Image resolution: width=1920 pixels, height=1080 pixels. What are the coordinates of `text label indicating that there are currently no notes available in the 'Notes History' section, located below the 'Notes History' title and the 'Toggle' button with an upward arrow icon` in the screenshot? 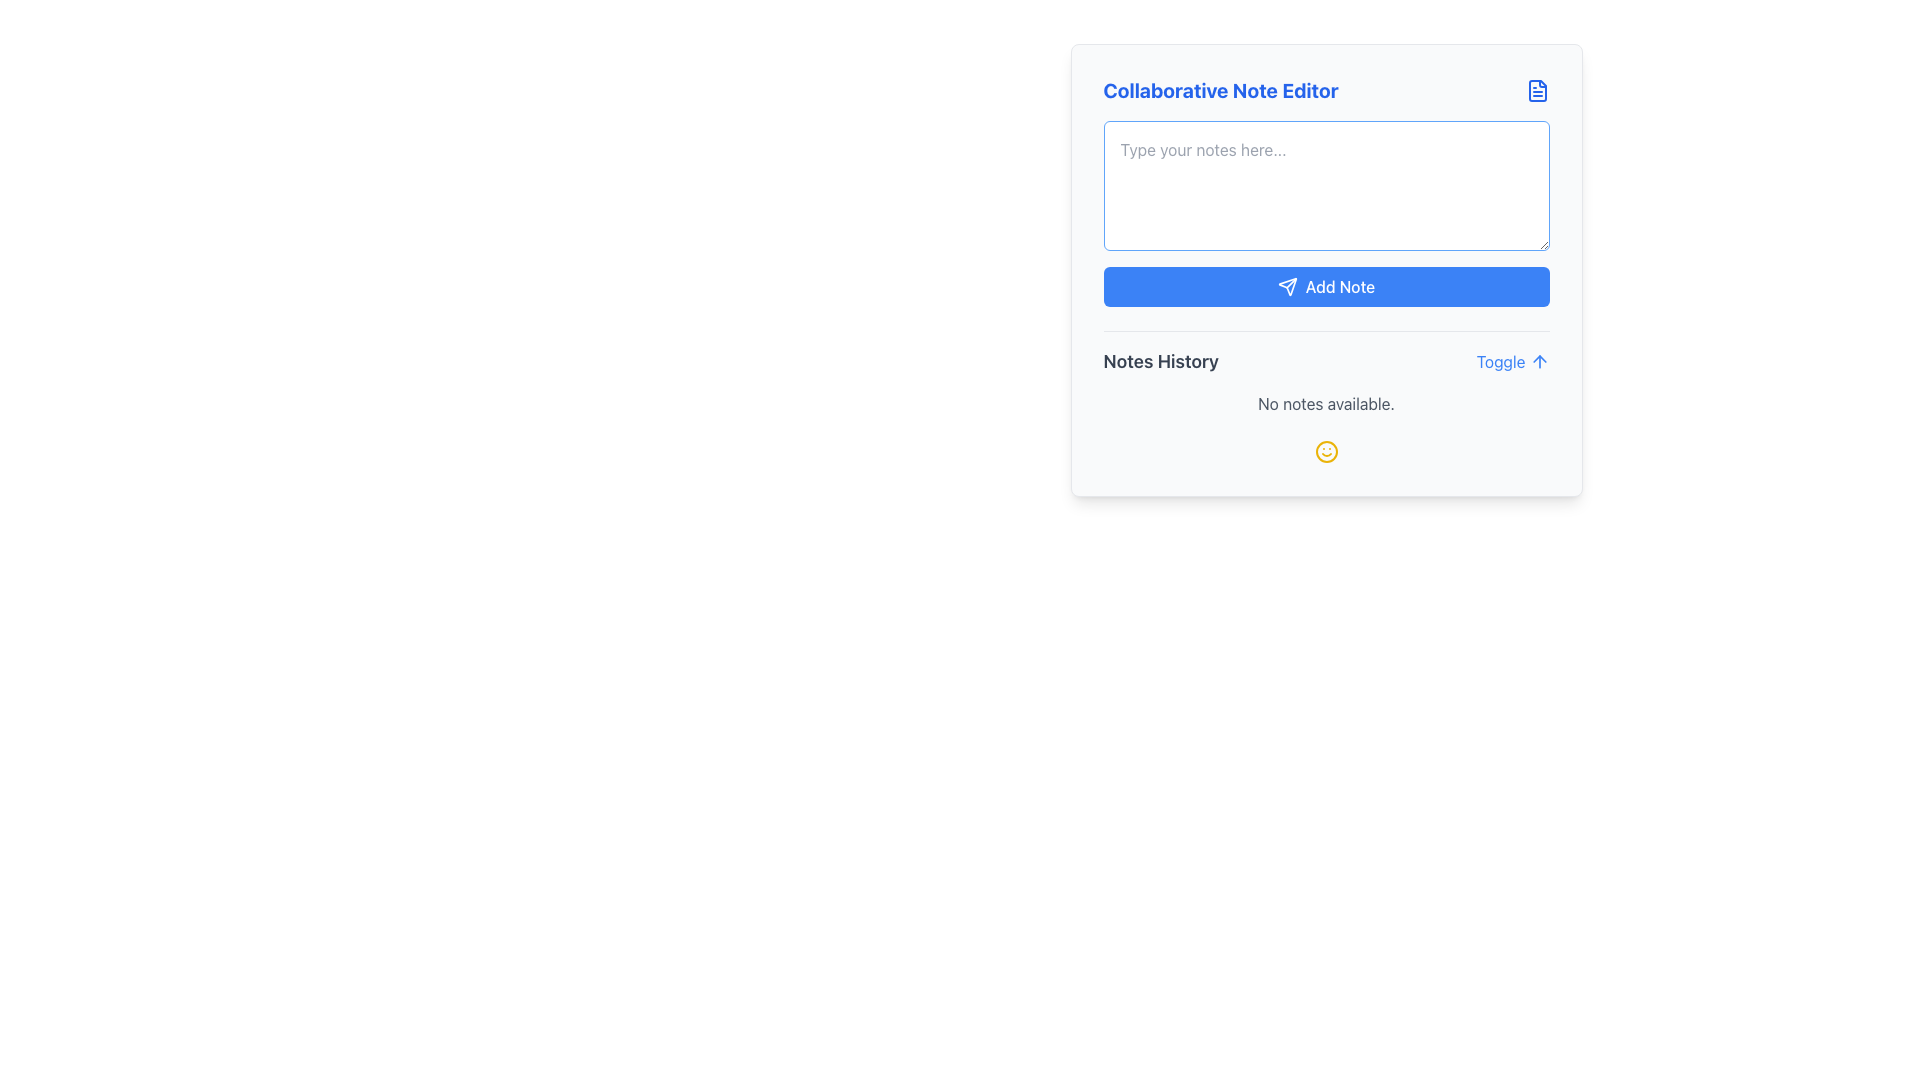 It's located at (1326, 404).